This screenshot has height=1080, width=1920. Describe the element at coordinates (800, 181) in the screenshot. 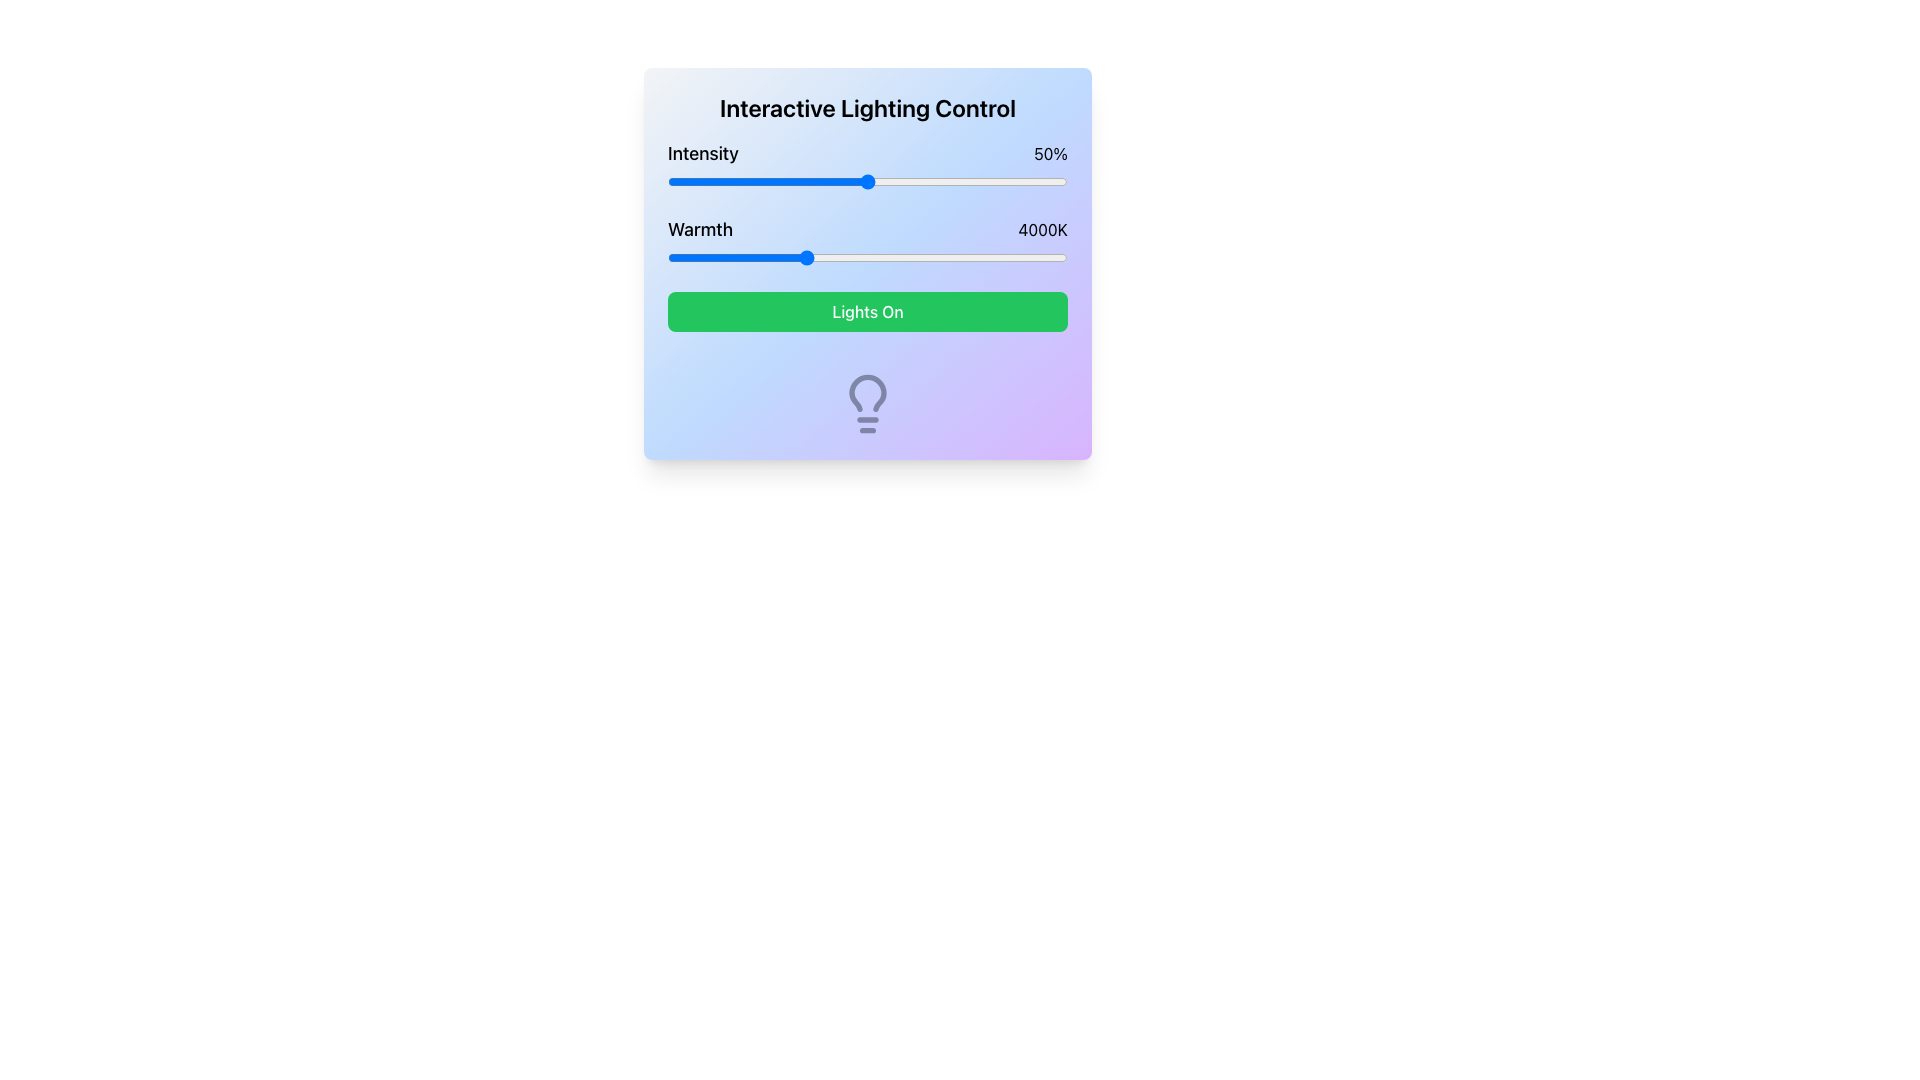

I see `the slider value` at that location.